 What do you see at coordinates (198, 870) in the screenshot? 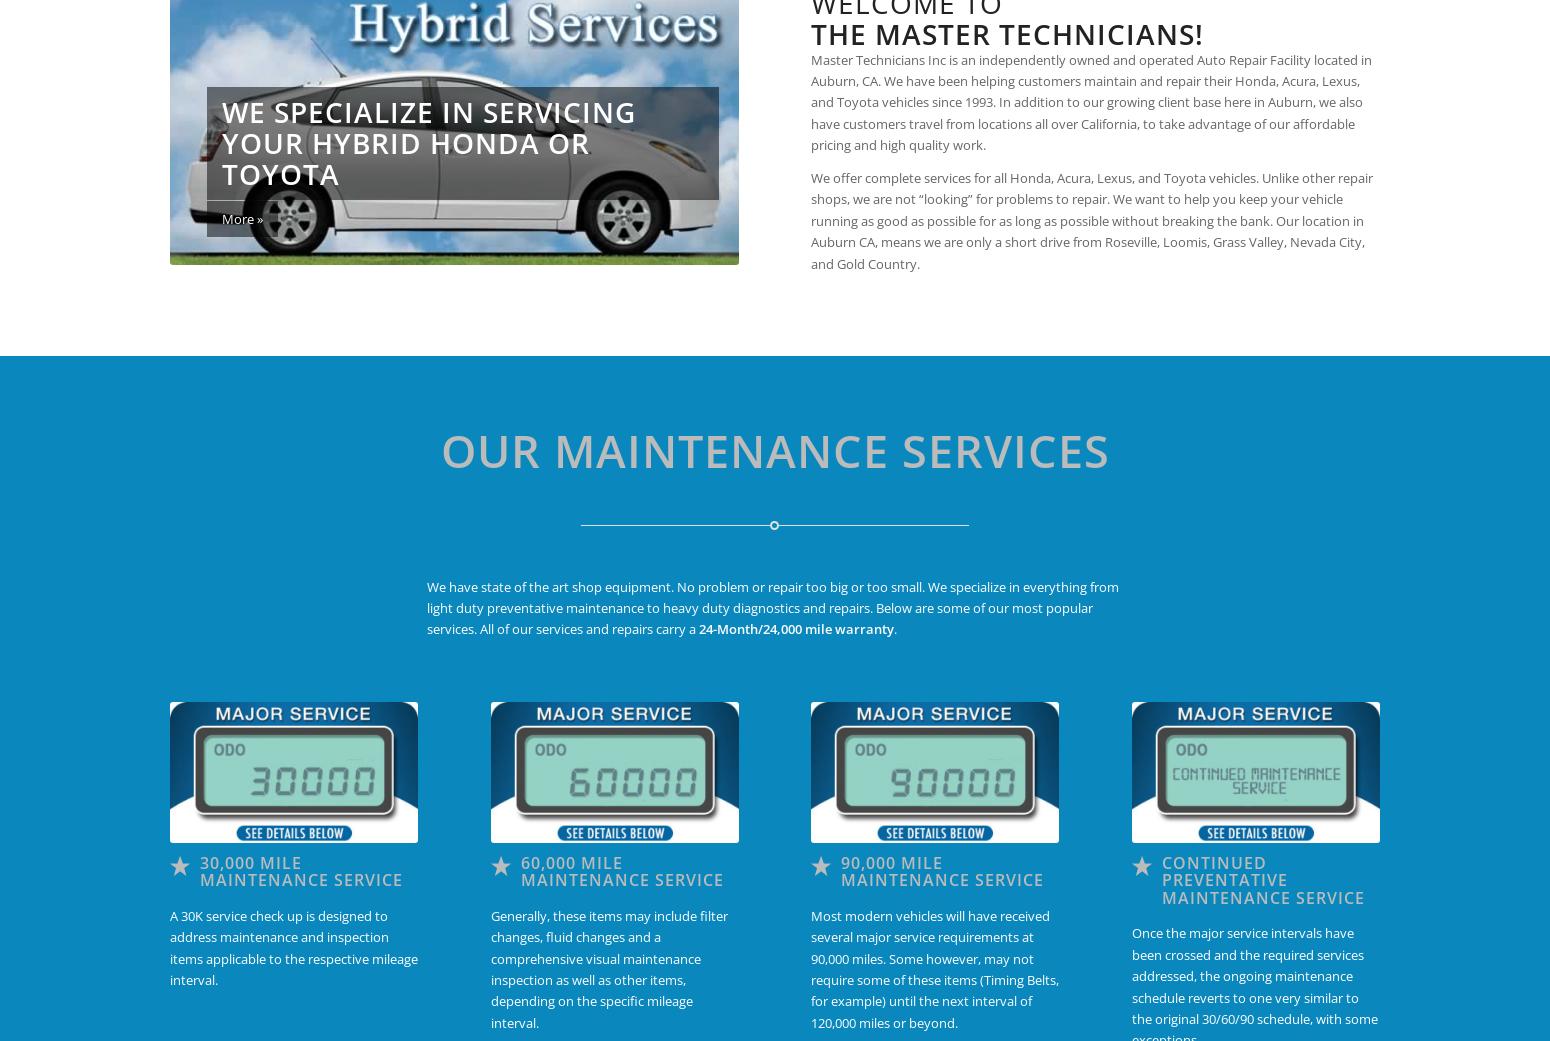
I see `'30,000 Mile Maintenance Service'` at bounding box center [198, 870].